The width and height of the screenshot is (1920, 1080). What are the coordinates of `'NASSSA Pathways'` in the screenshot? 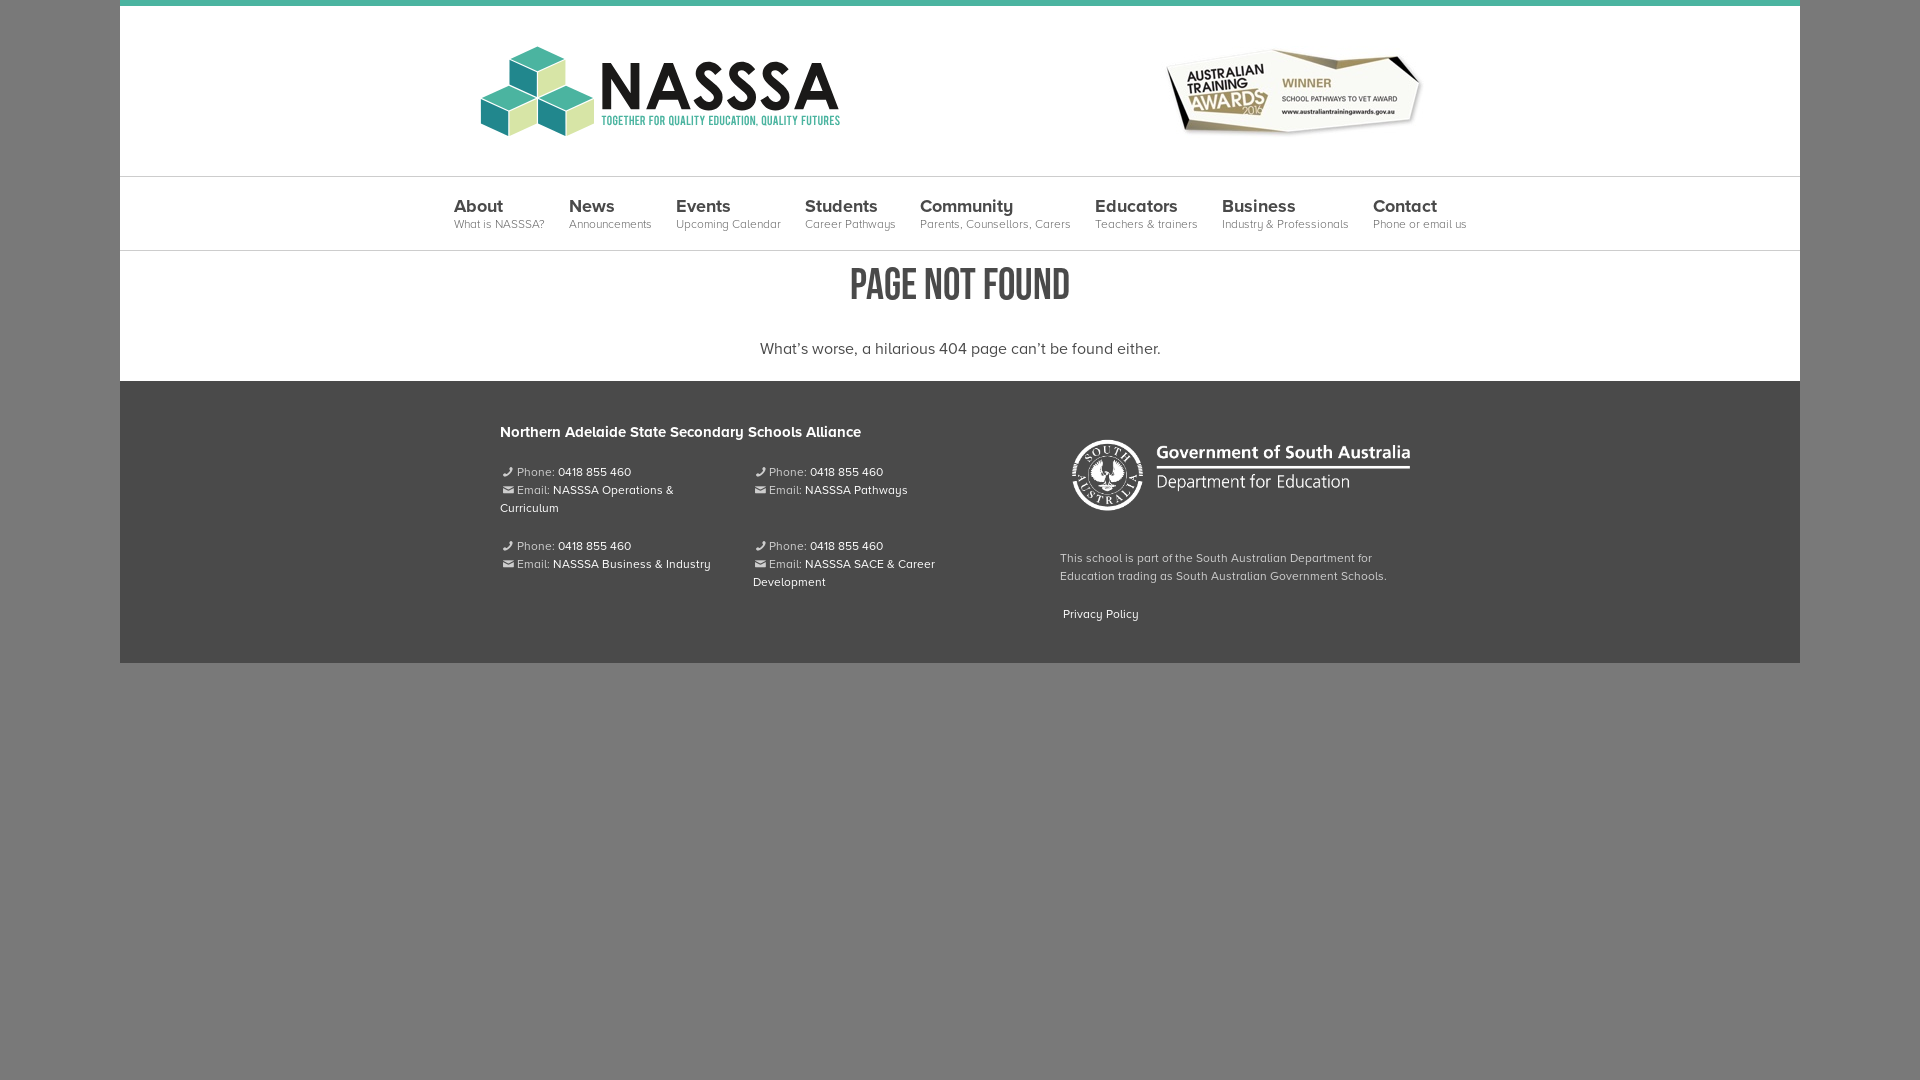 It's located at (805, 489).